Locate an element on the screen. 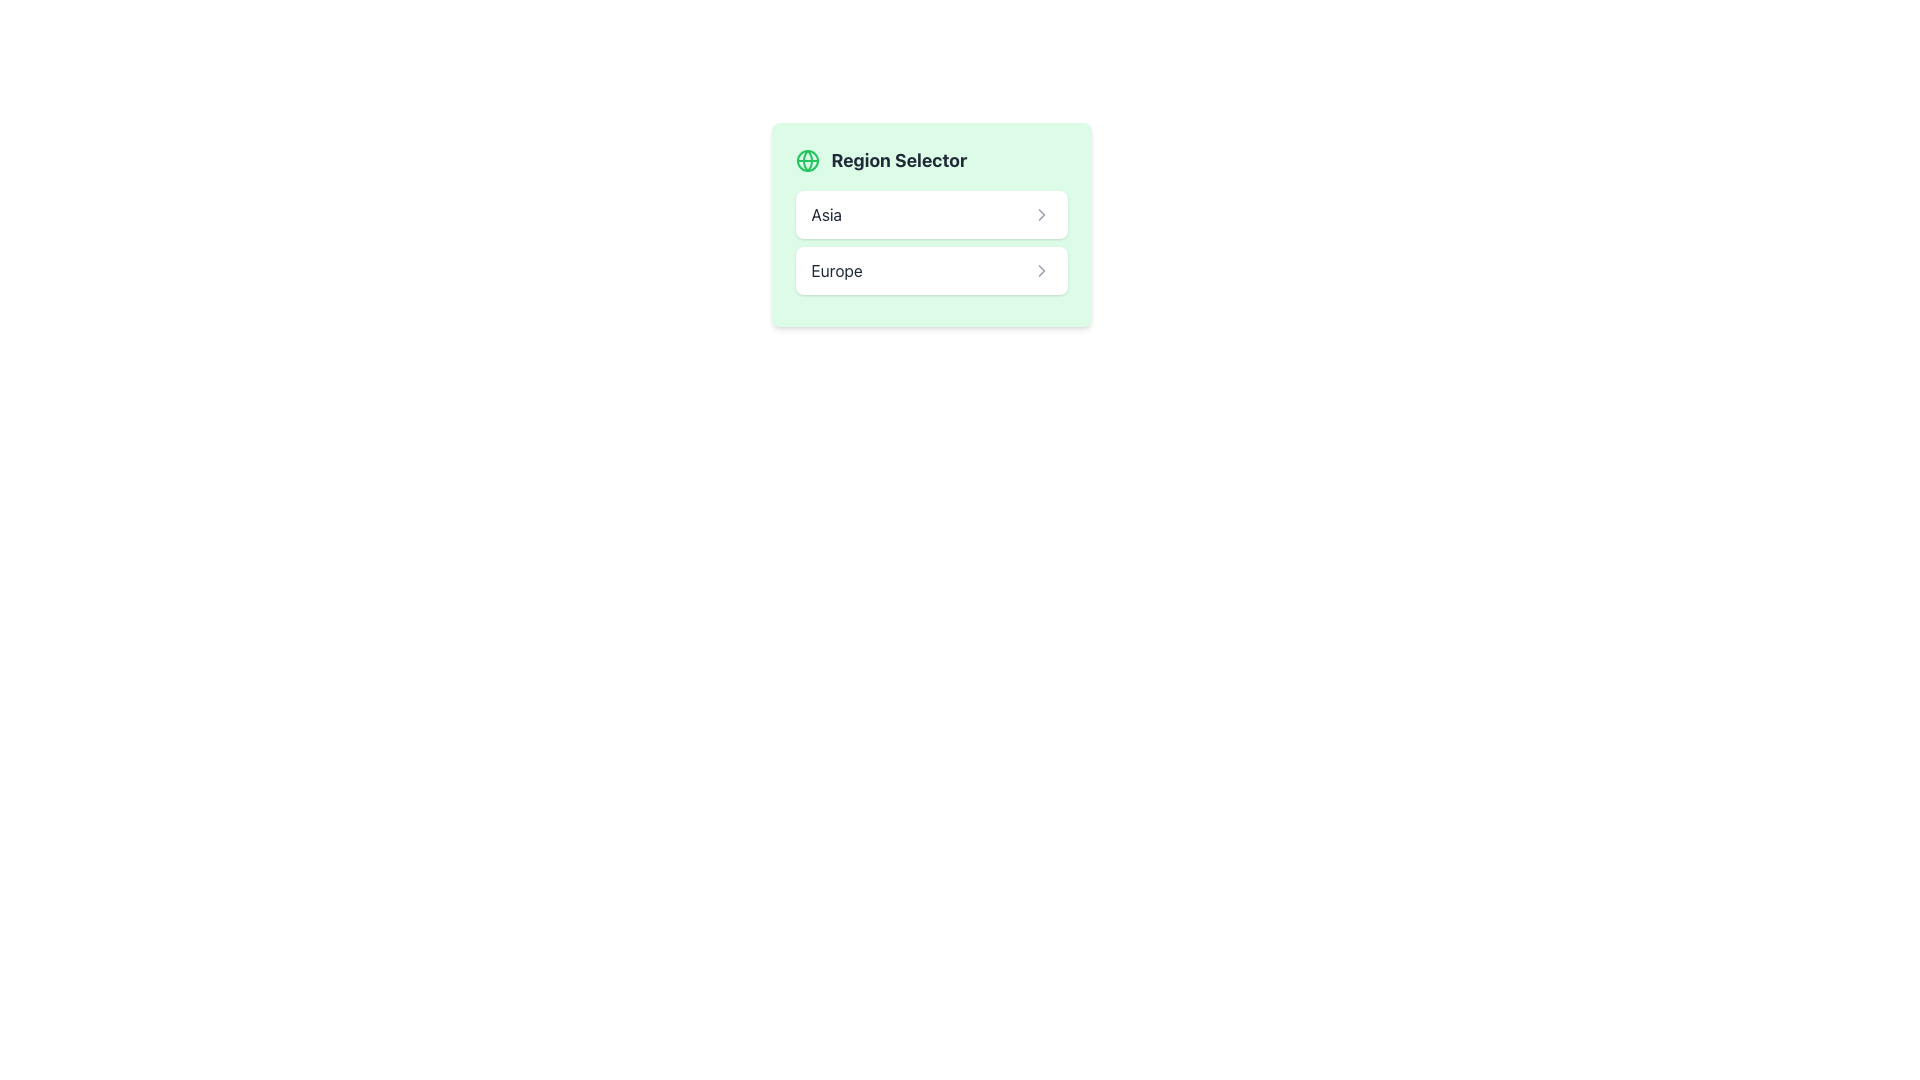 The image size is (1920, 1080). the 'List Item Component' located in the 'Region Selector' to observe hover effects is located at coordinates (930, 242).